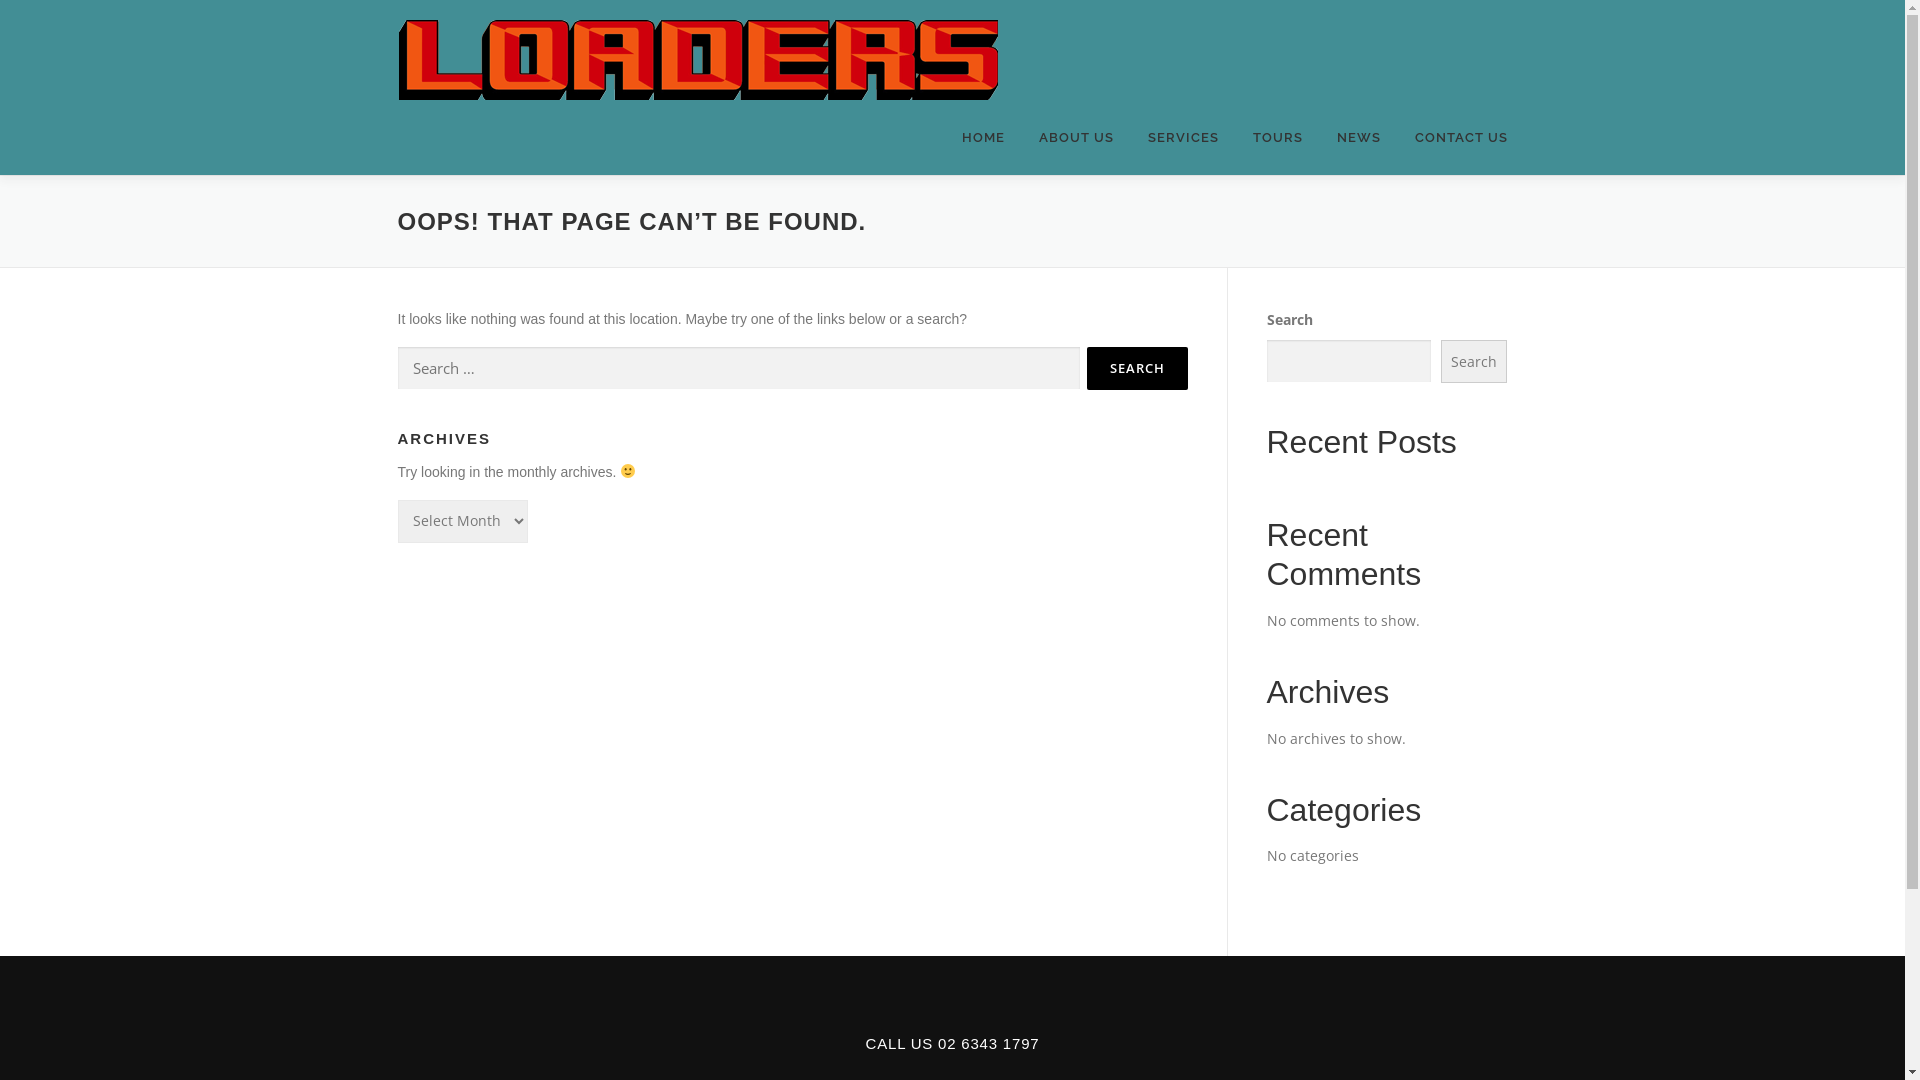  I want to click on 'TOURS', so click(1276, 136).